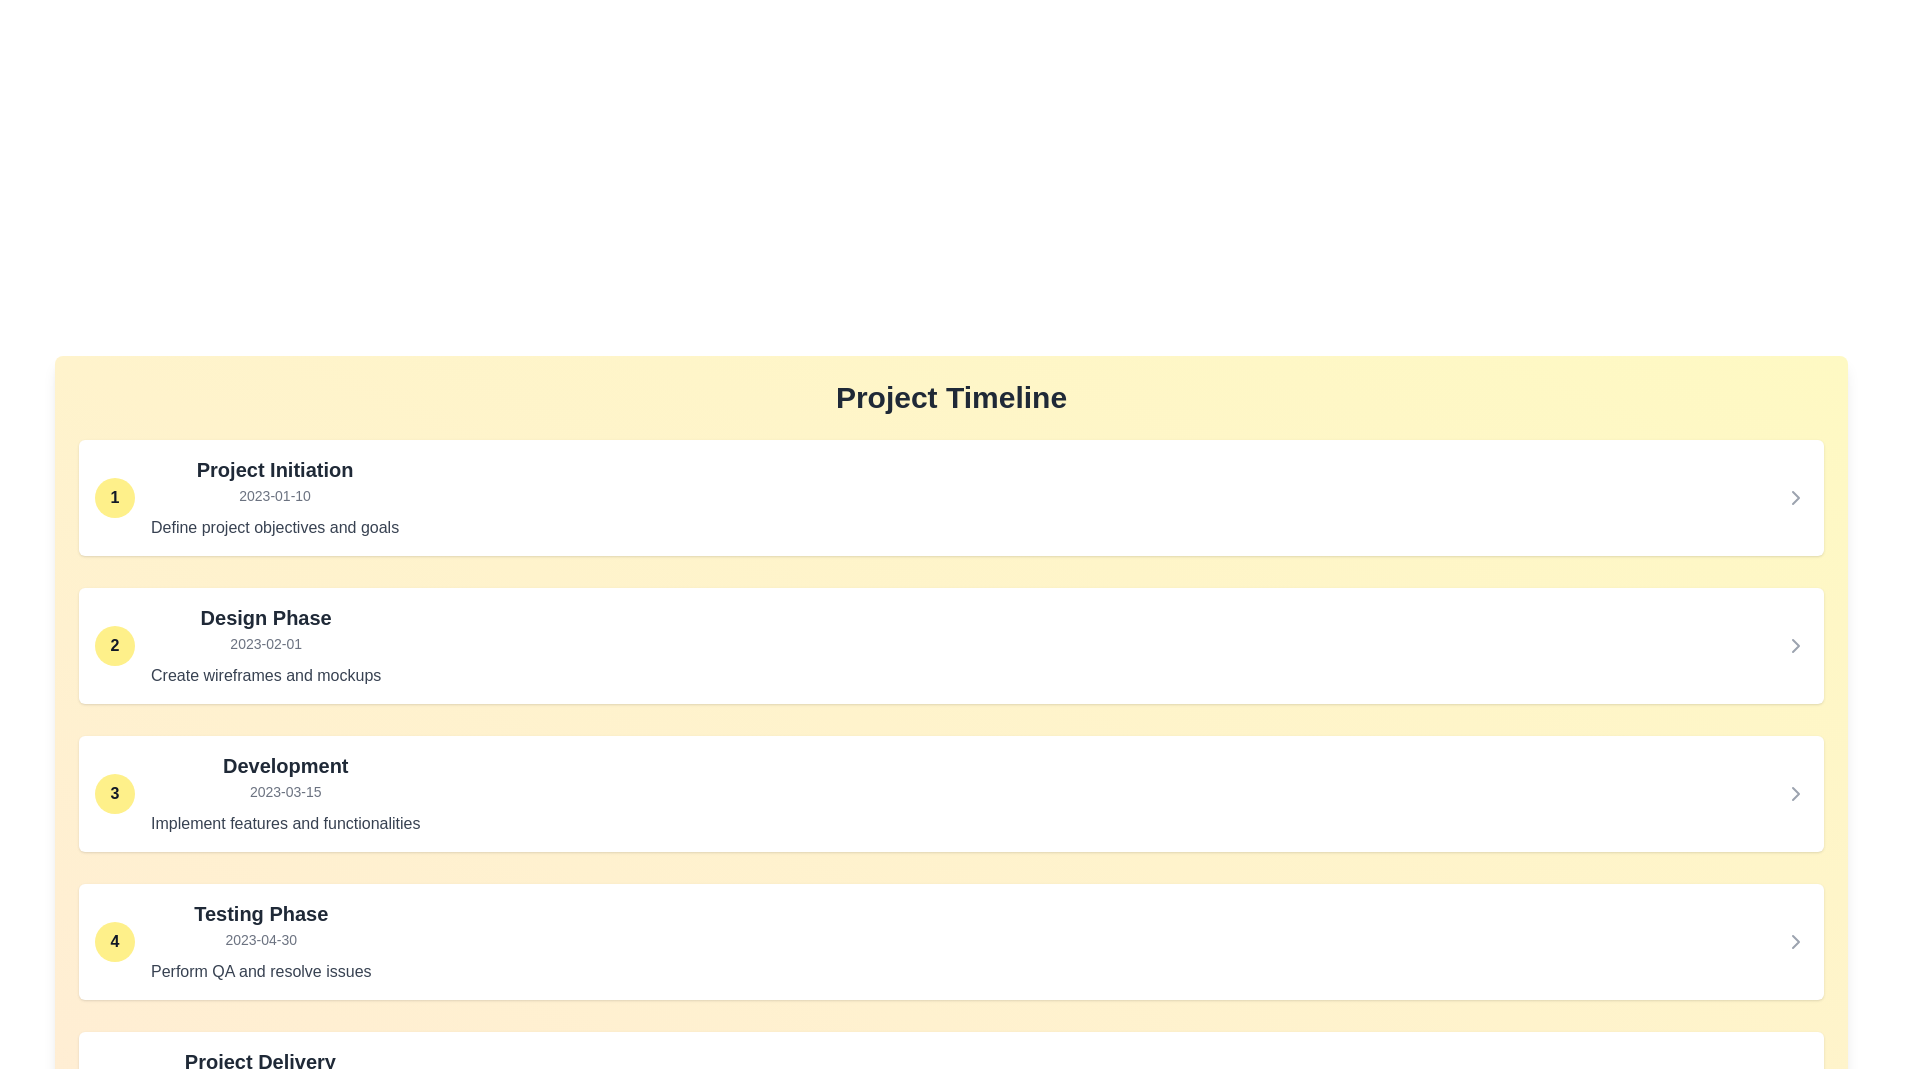  Describe the element at coordinates (265, 616) in the screenshot. I see `the text label that identifies the phase as 'Design Phase' located within a section titled with the numeral '2' in a circular yellow icon` at that location.